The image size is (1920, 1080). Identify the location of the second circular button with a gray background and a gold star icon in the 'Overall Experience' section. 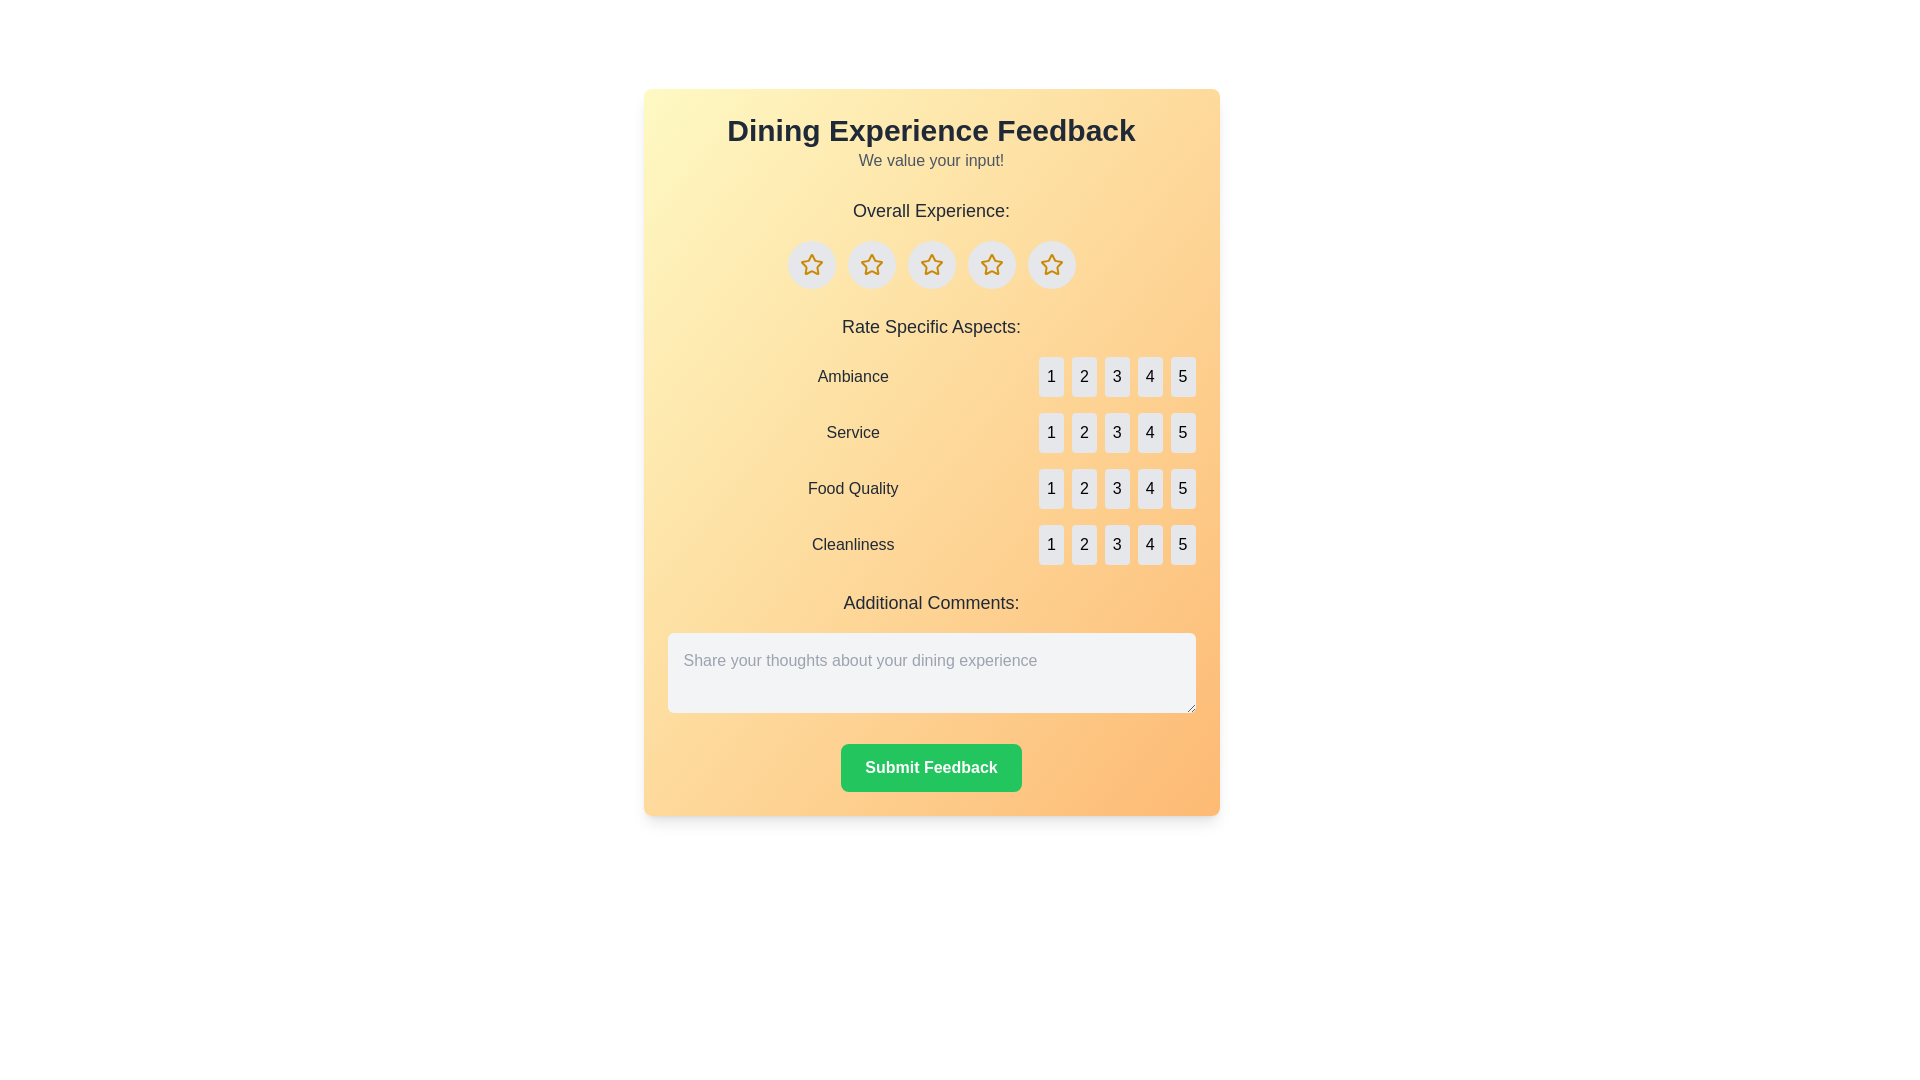
(871, 264).